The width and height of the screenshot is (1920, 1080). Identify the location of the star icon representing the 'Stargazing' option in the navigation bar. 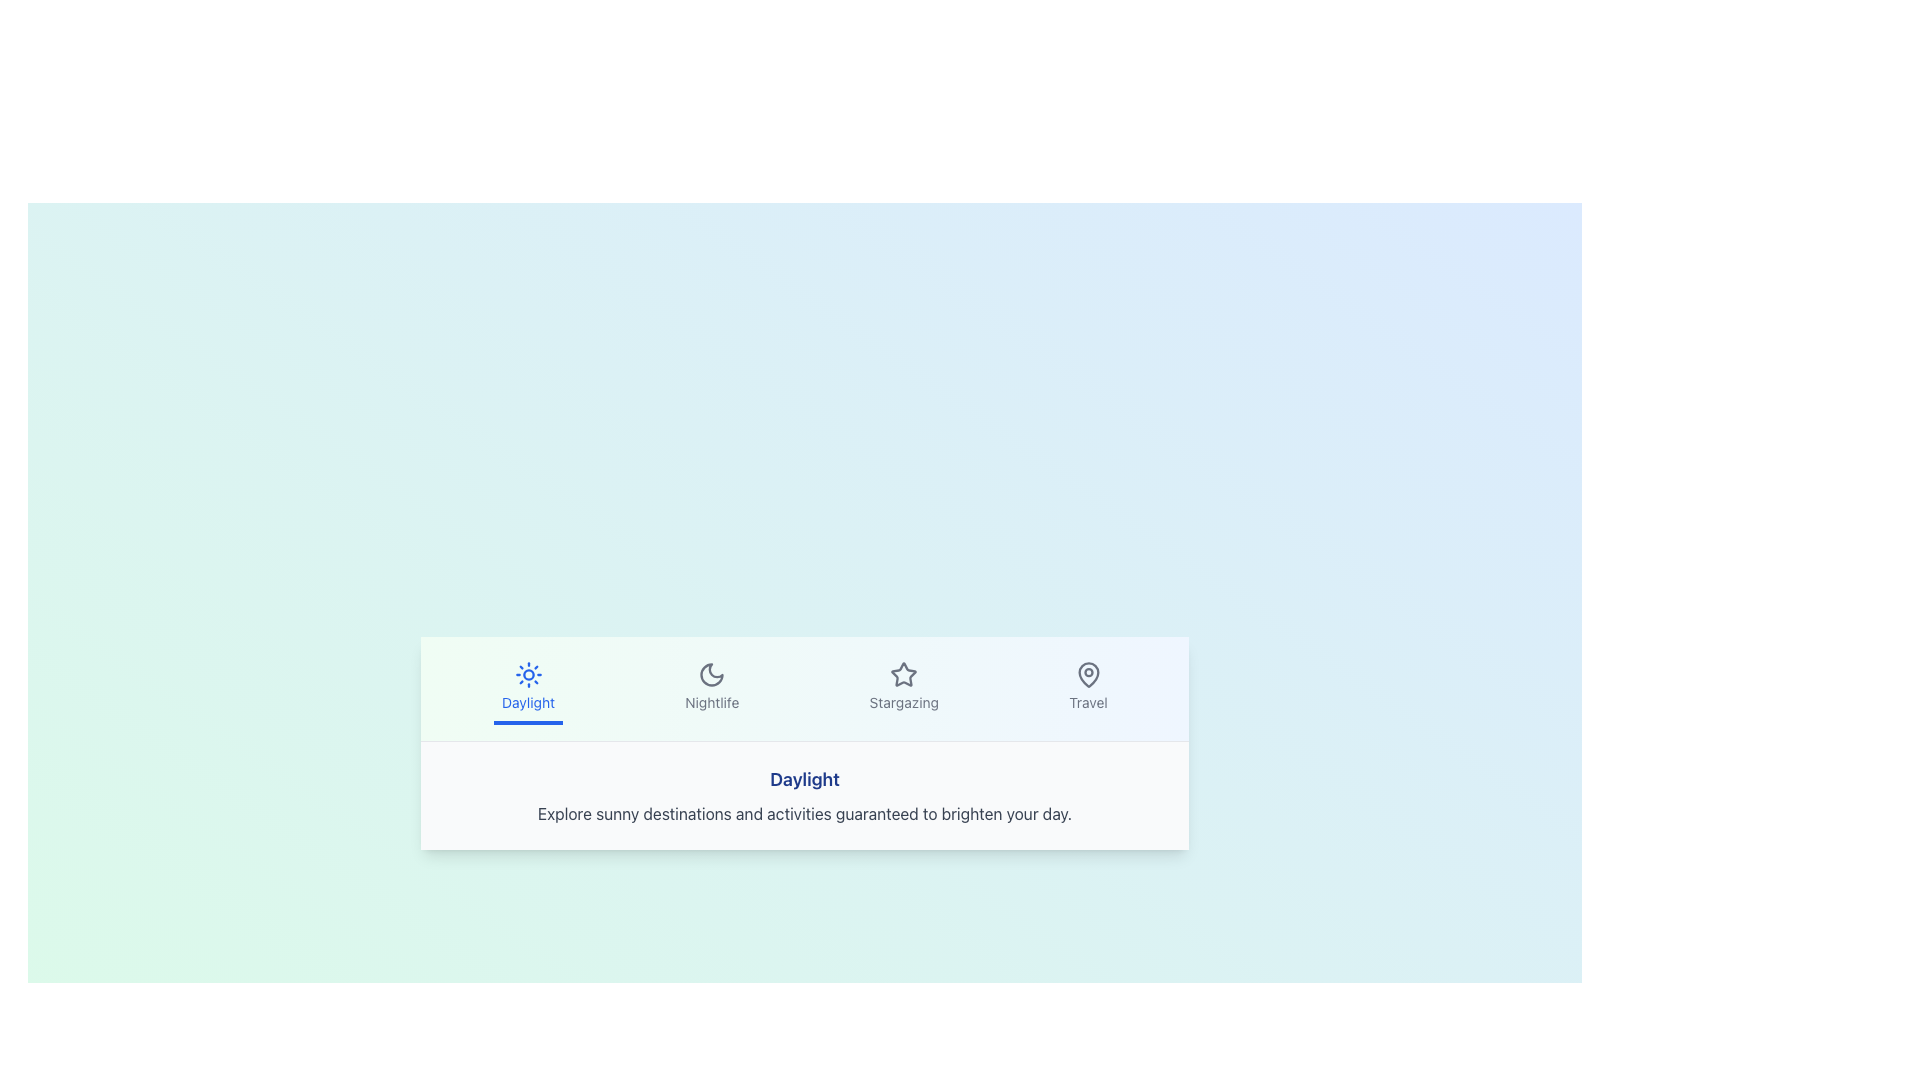
(903, 674).